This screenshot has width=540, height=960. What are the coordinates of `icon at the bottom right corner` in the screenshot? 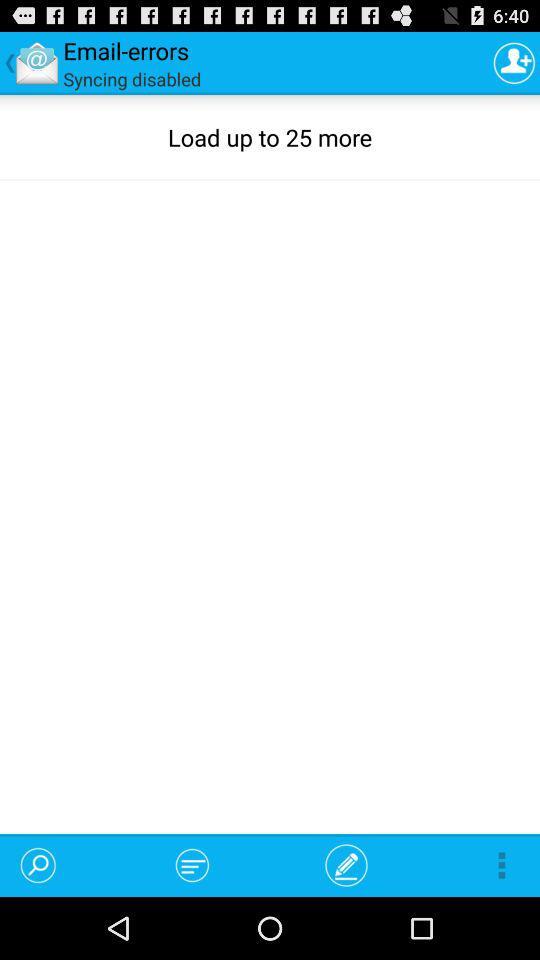 It's located at (500, 864).